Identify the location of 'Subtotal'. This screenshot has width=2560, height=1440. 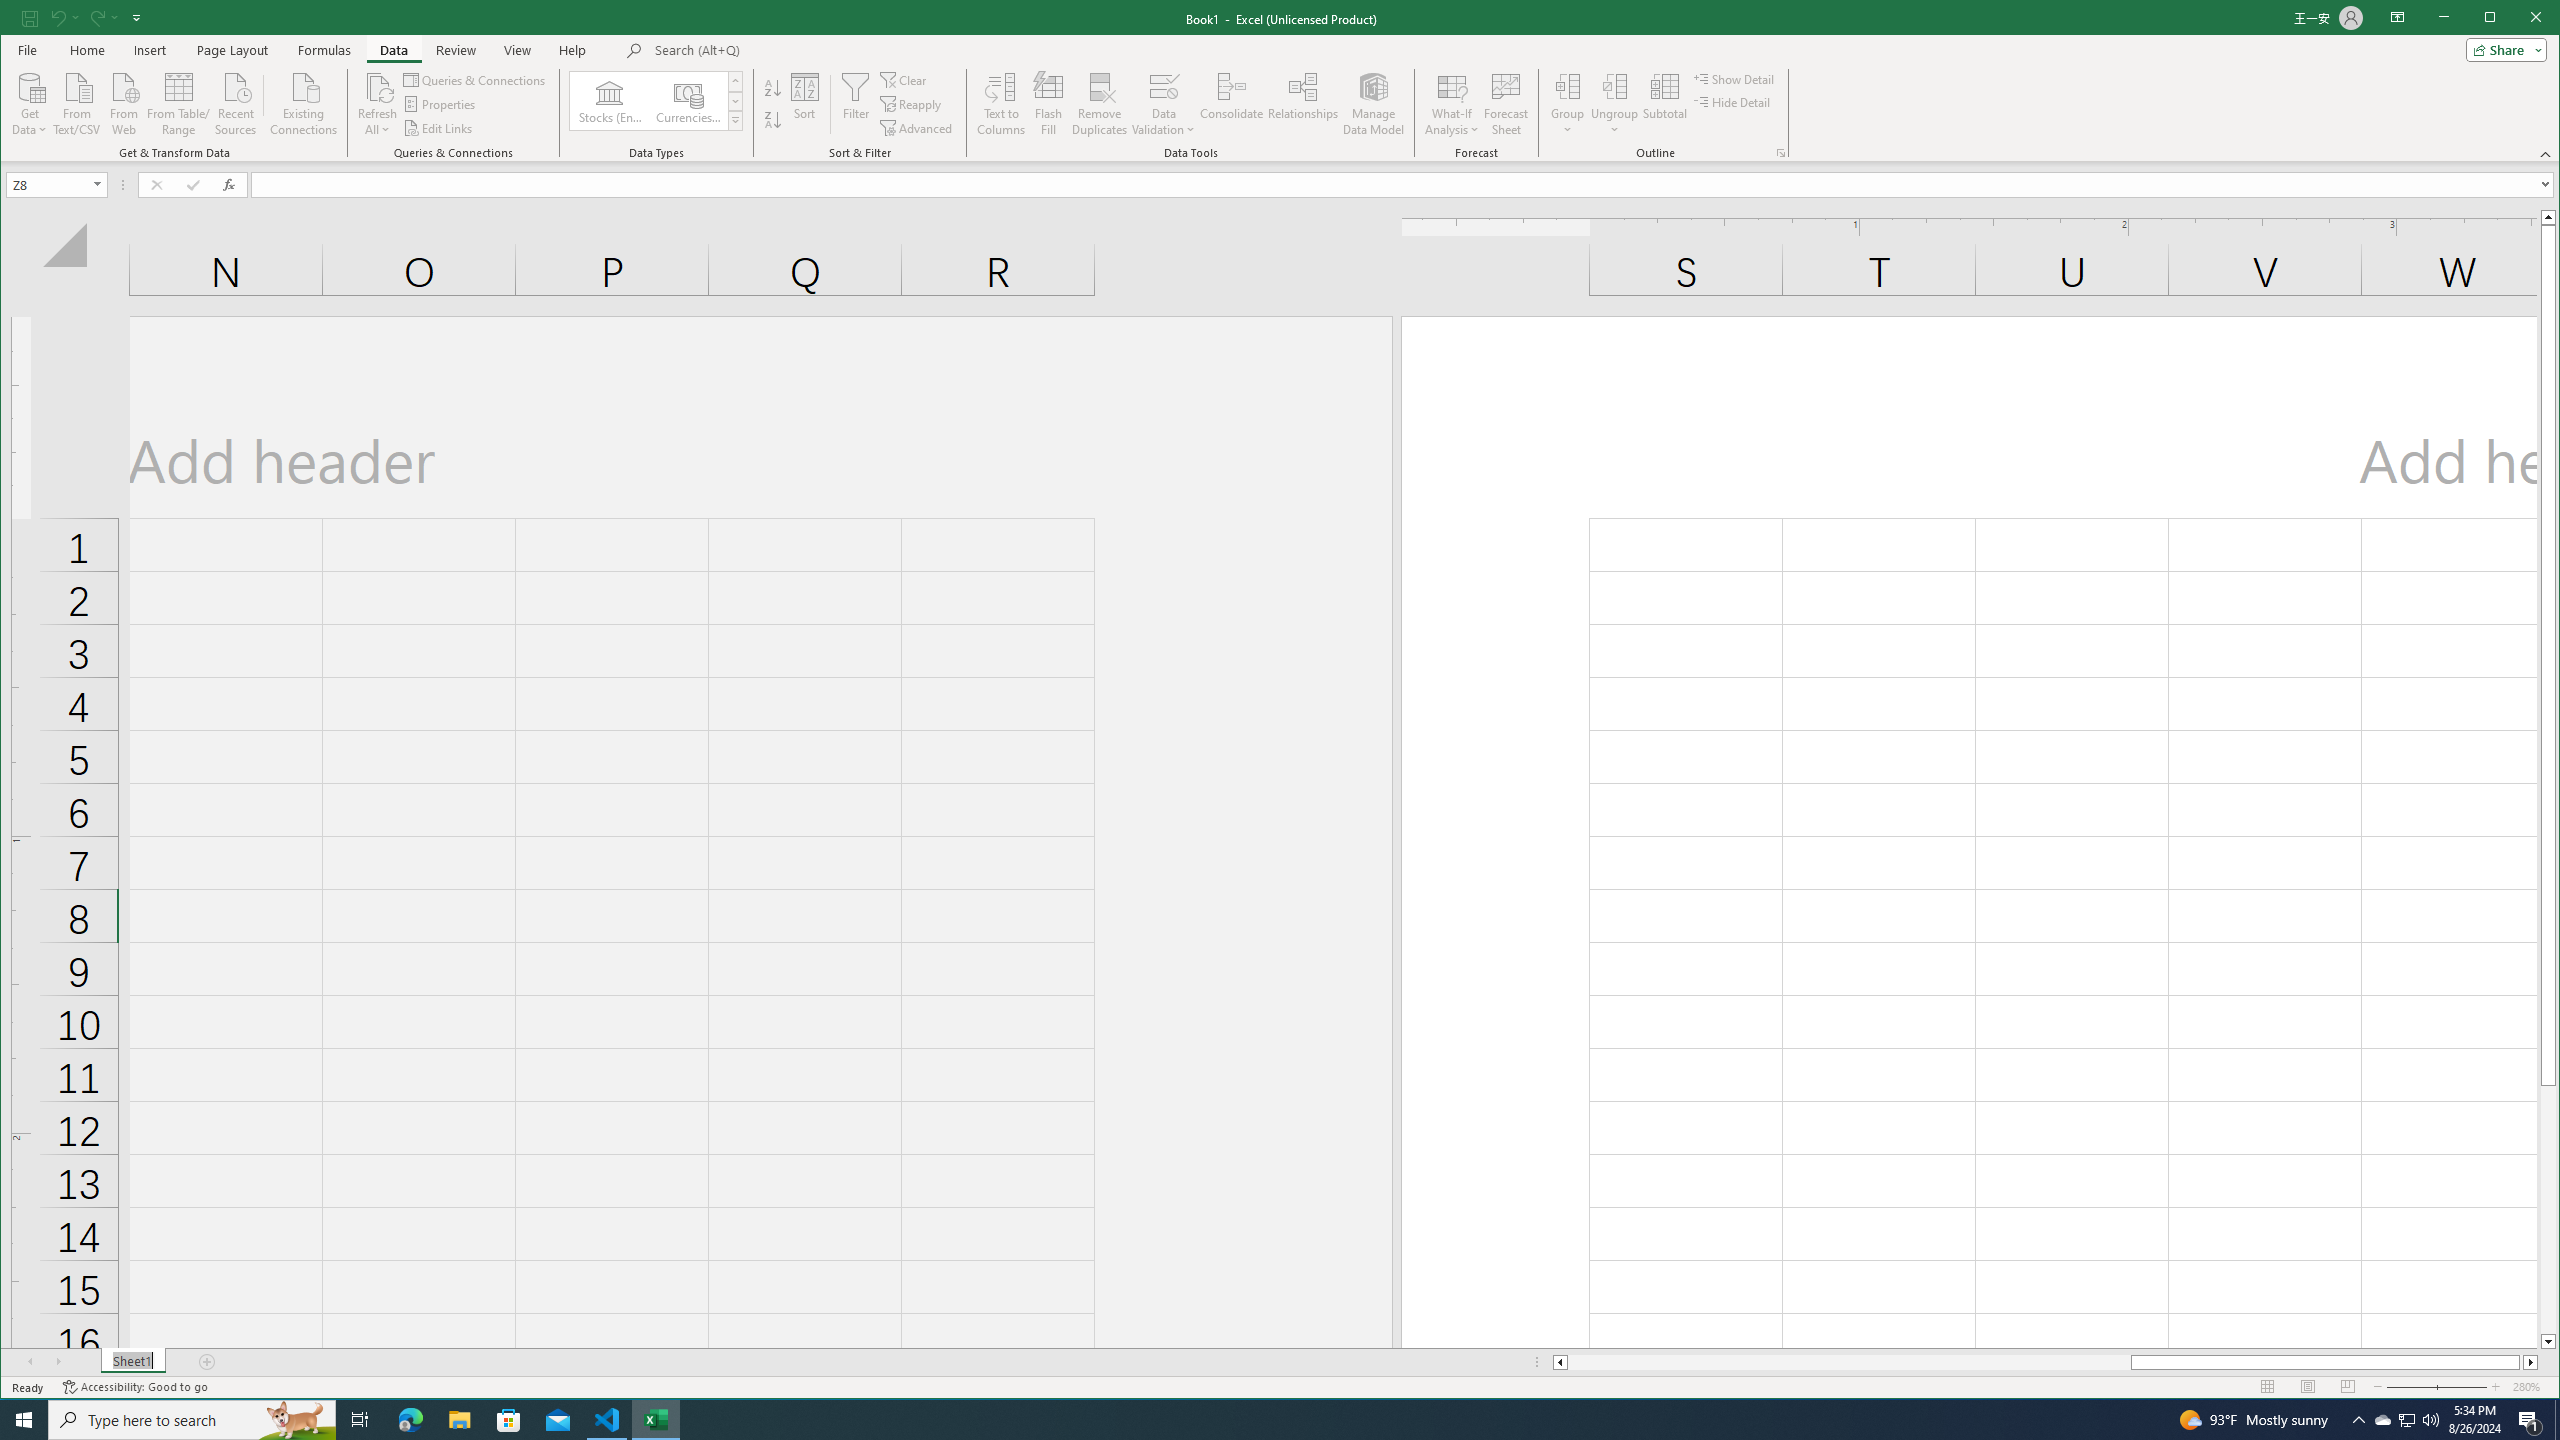
(1664, 103).